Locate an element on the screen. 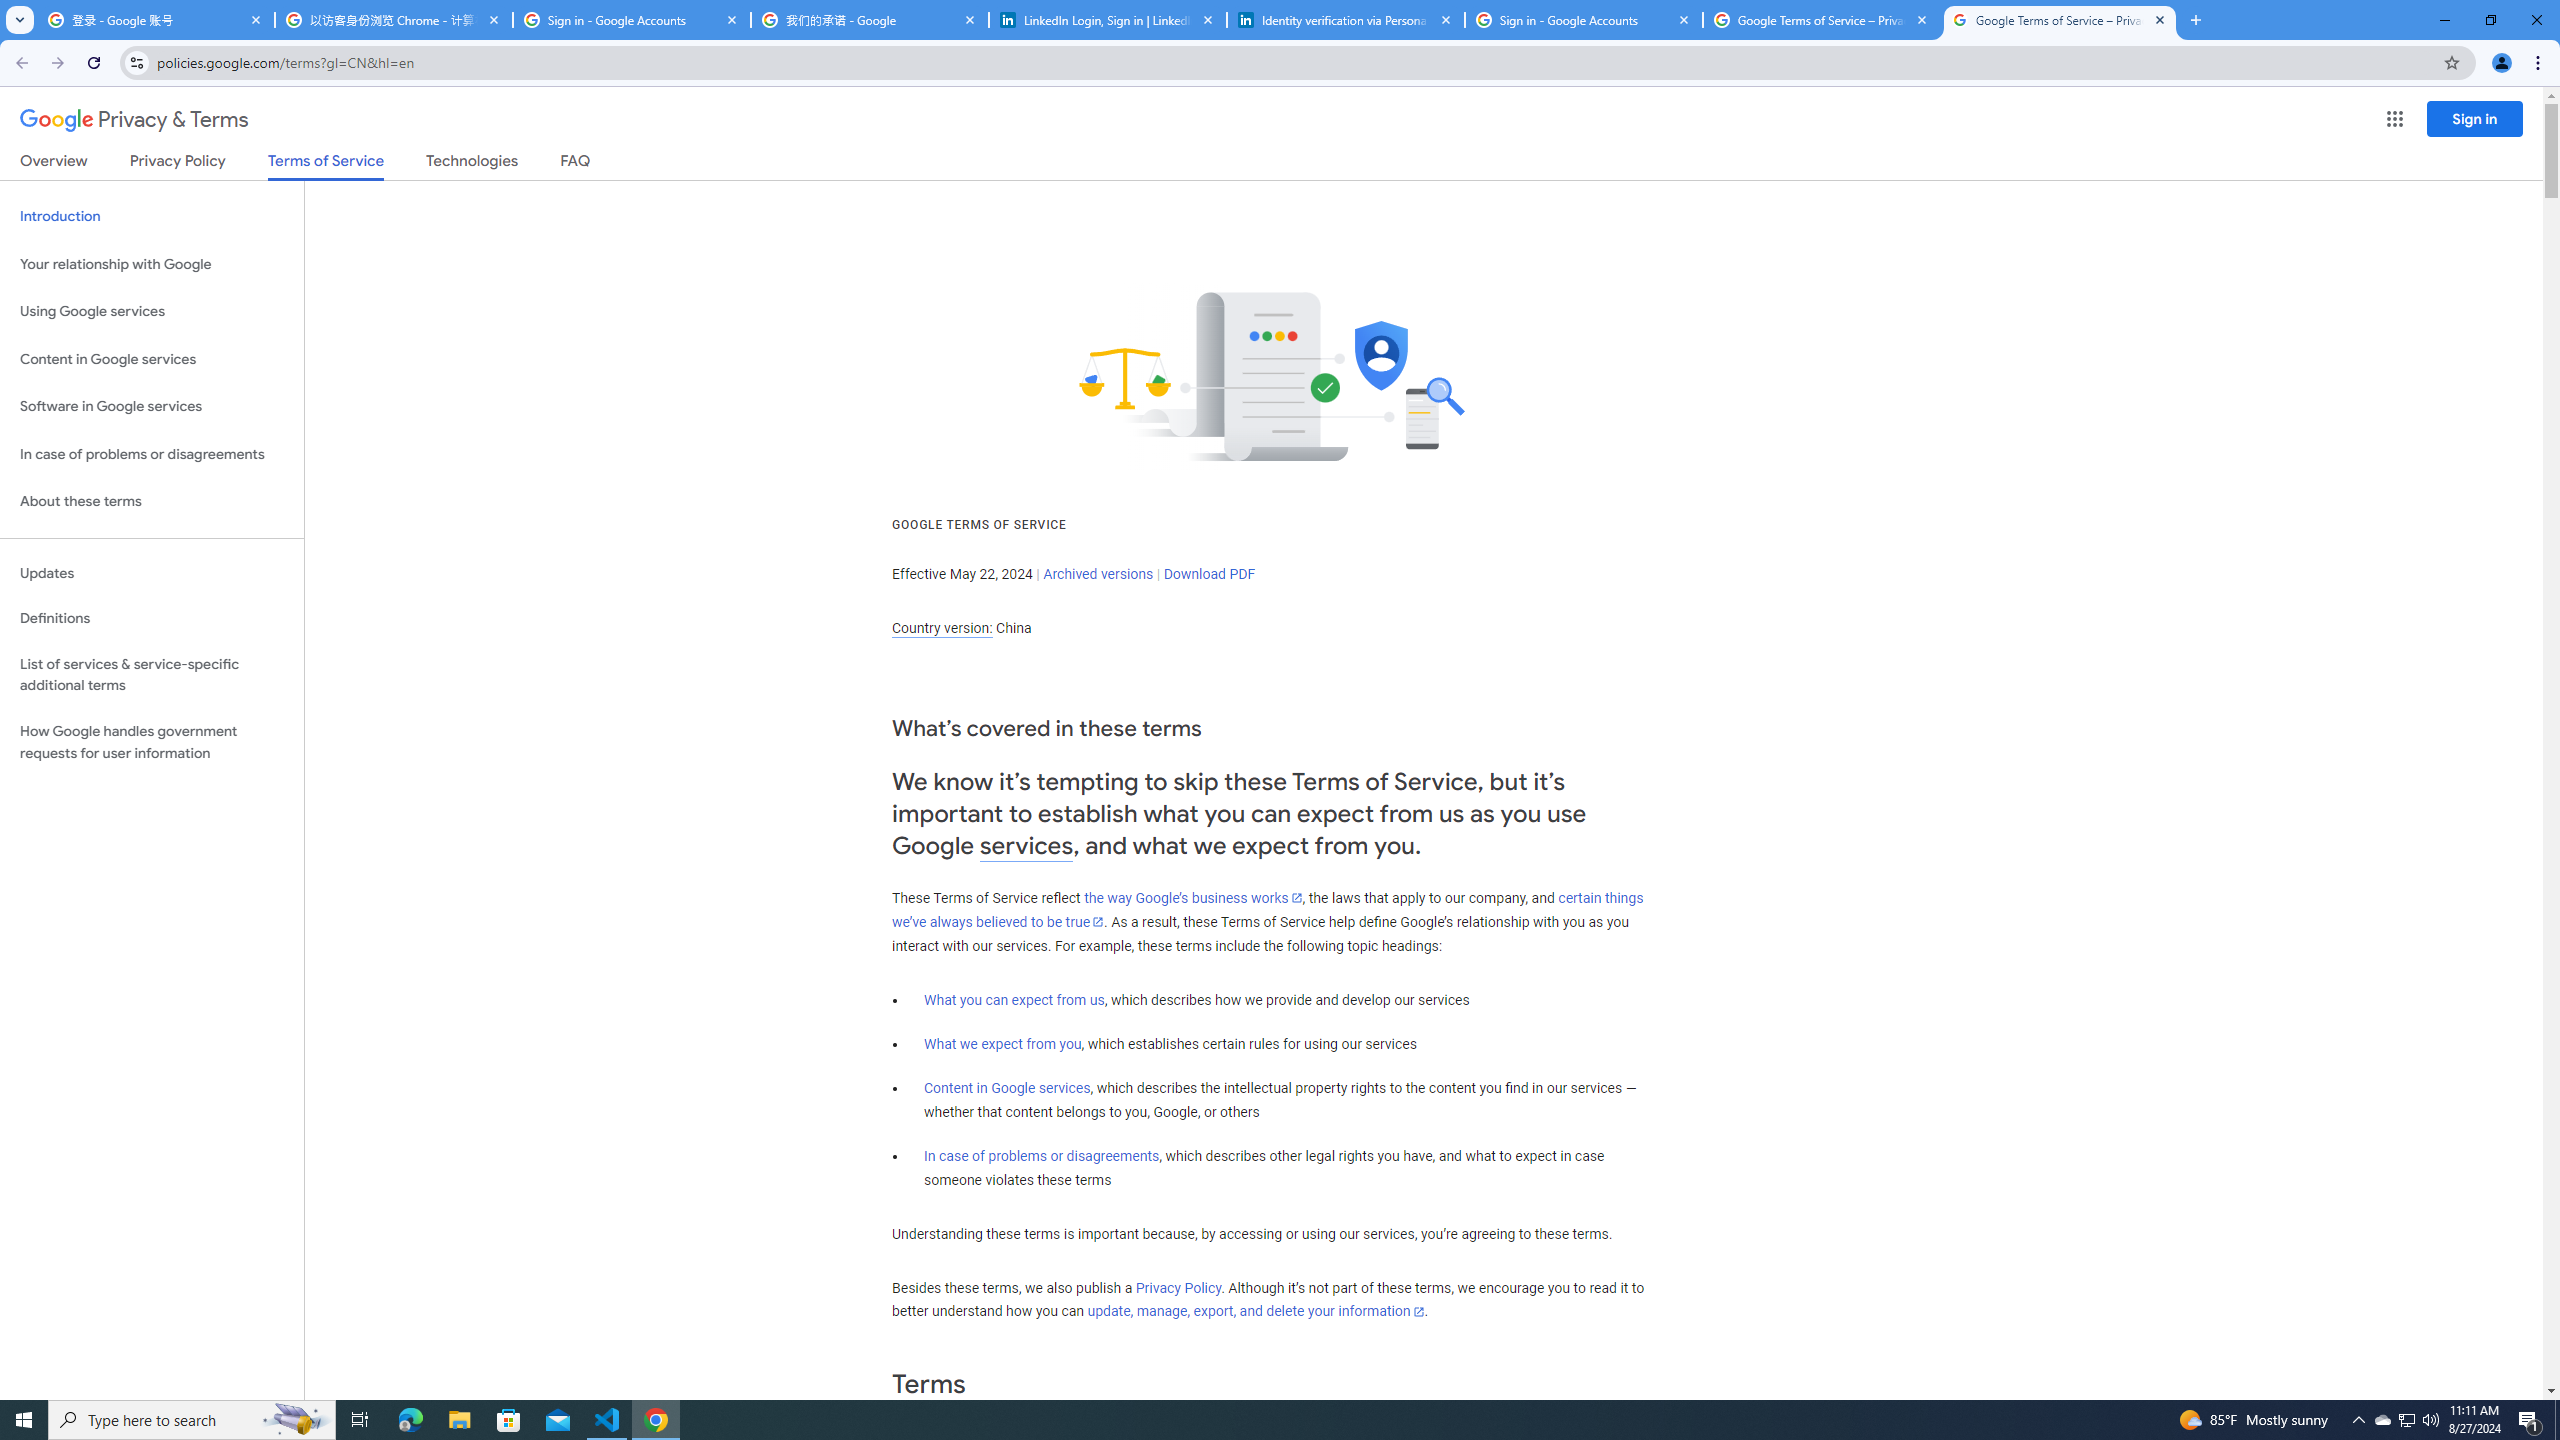 This screenshot has width=2560, height=1440. 'How Google handles government requests for user information' is located at coordinates (151, 742).